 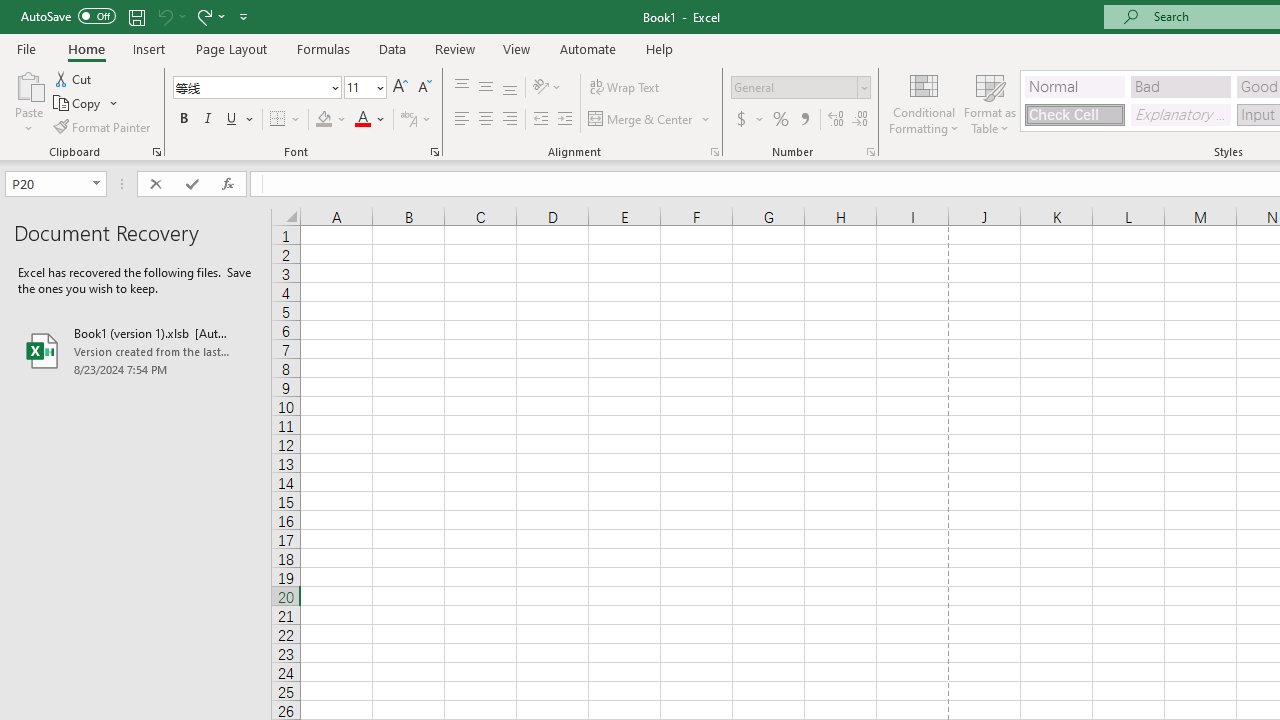 I want to click on 'Format Painter', so click(x=102, y=127).